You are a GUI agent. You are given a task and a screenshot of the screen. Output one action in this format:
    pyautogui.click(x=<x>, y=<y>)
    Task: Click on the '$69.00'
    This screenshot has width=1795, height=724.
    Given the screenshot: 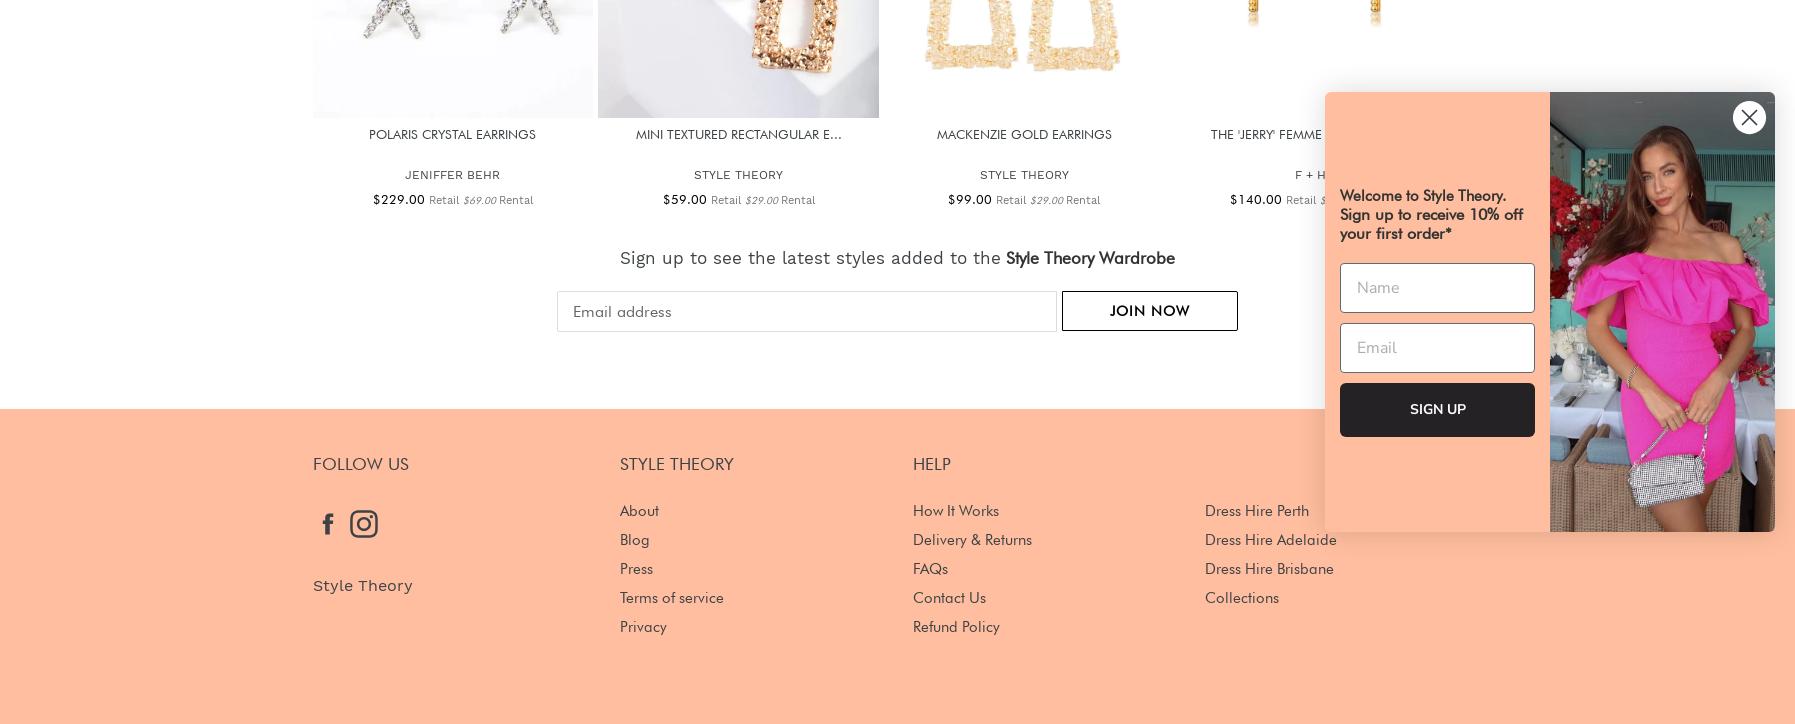 What is the action you would take?
    pyautogui.click(x=479, y=199)
    